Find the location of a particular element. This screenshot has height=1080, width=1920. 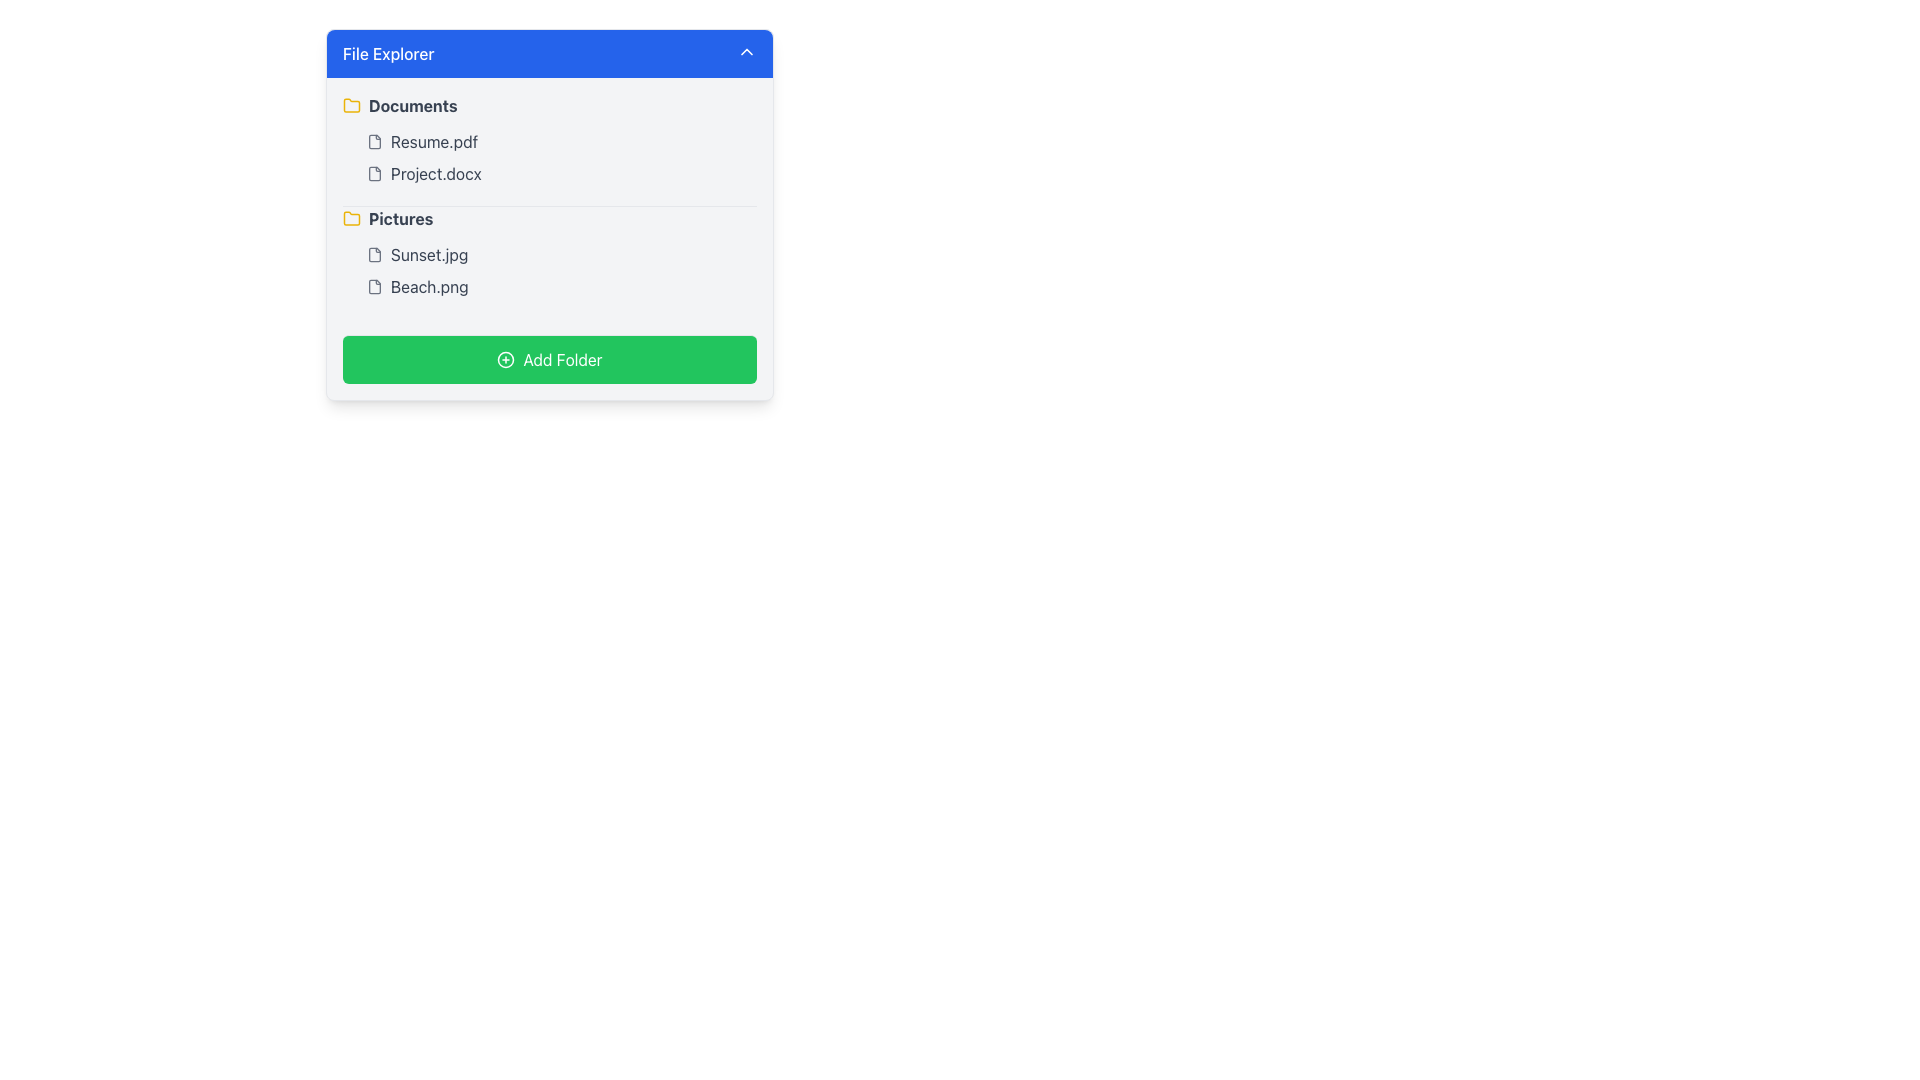

the List Item displaying 'Beach.png' in the Pictures section of the file explorer is located at coordinates (560, 286).